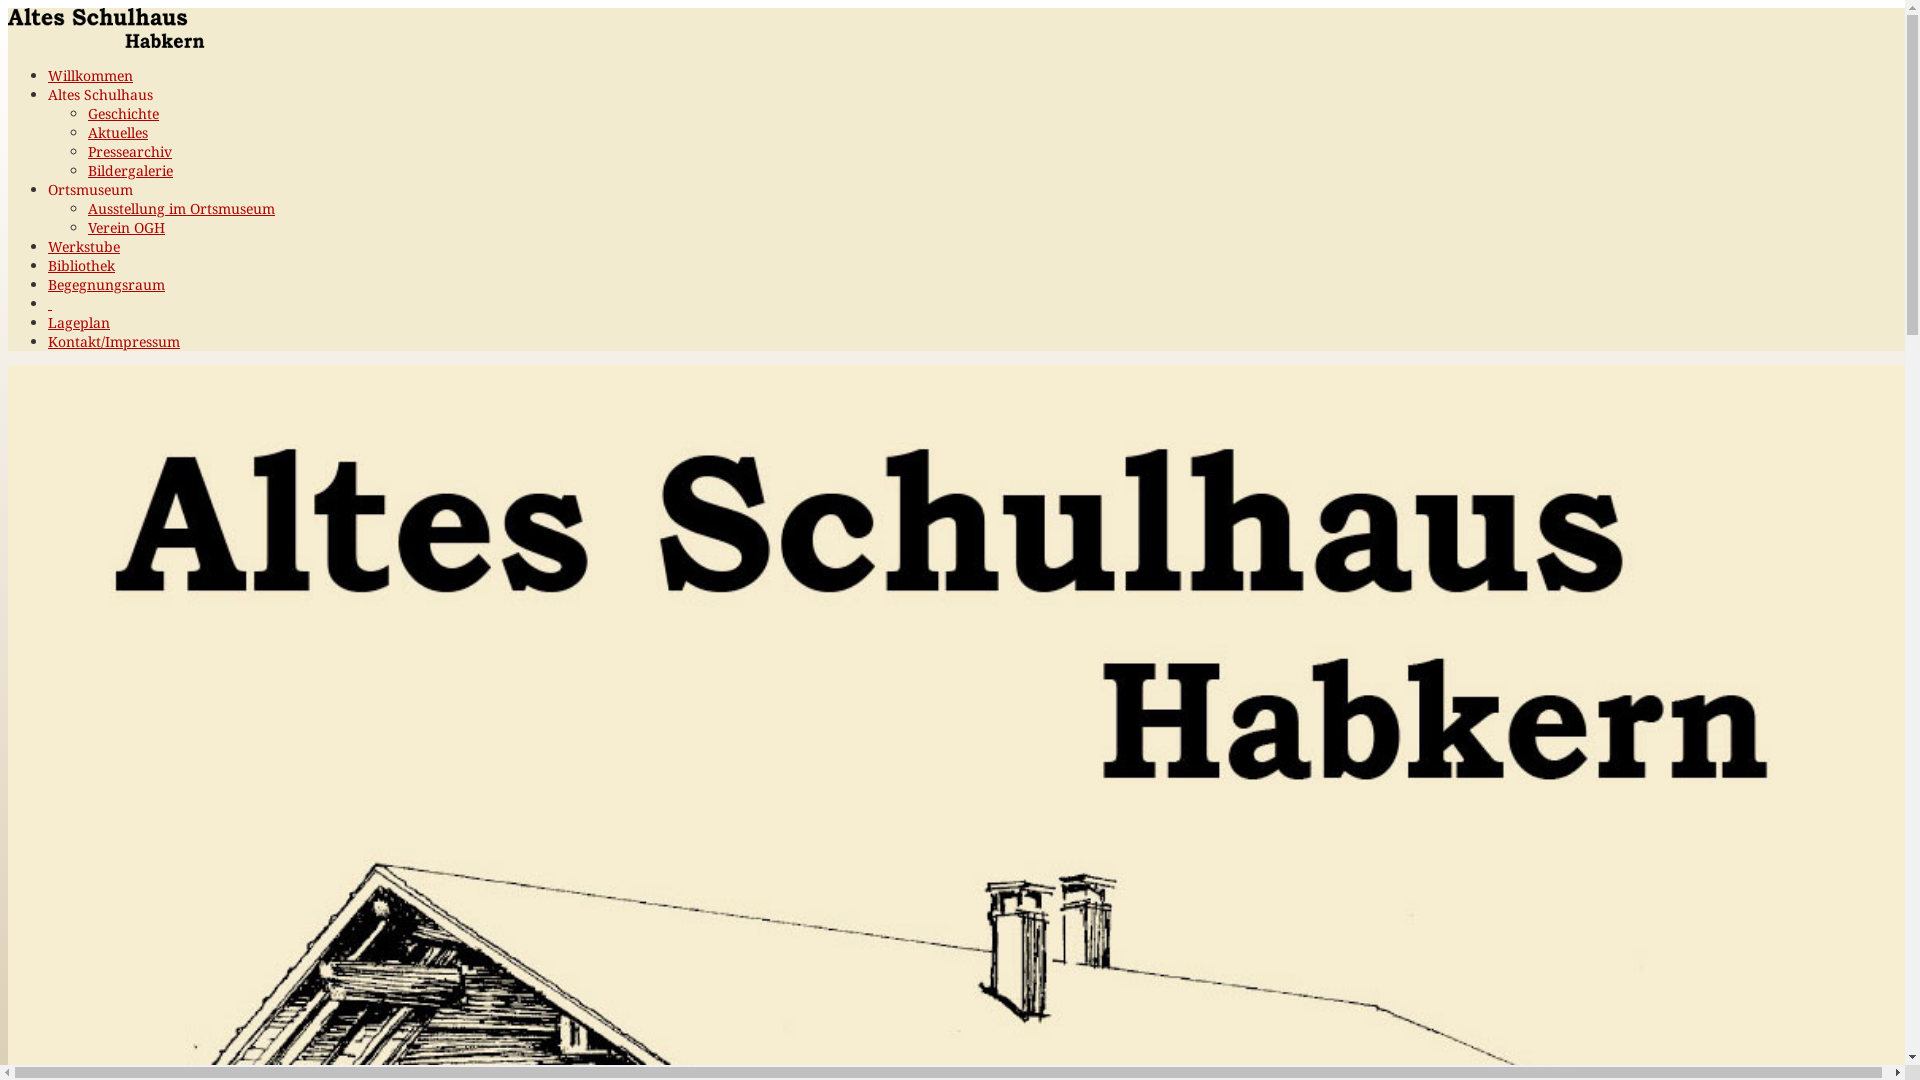 Image resolution: width=1920 pixels, height=1080 pixels. Describe the element at coordinates (122, 113) in the screenshot. I see `'Geschichte'` at that location.